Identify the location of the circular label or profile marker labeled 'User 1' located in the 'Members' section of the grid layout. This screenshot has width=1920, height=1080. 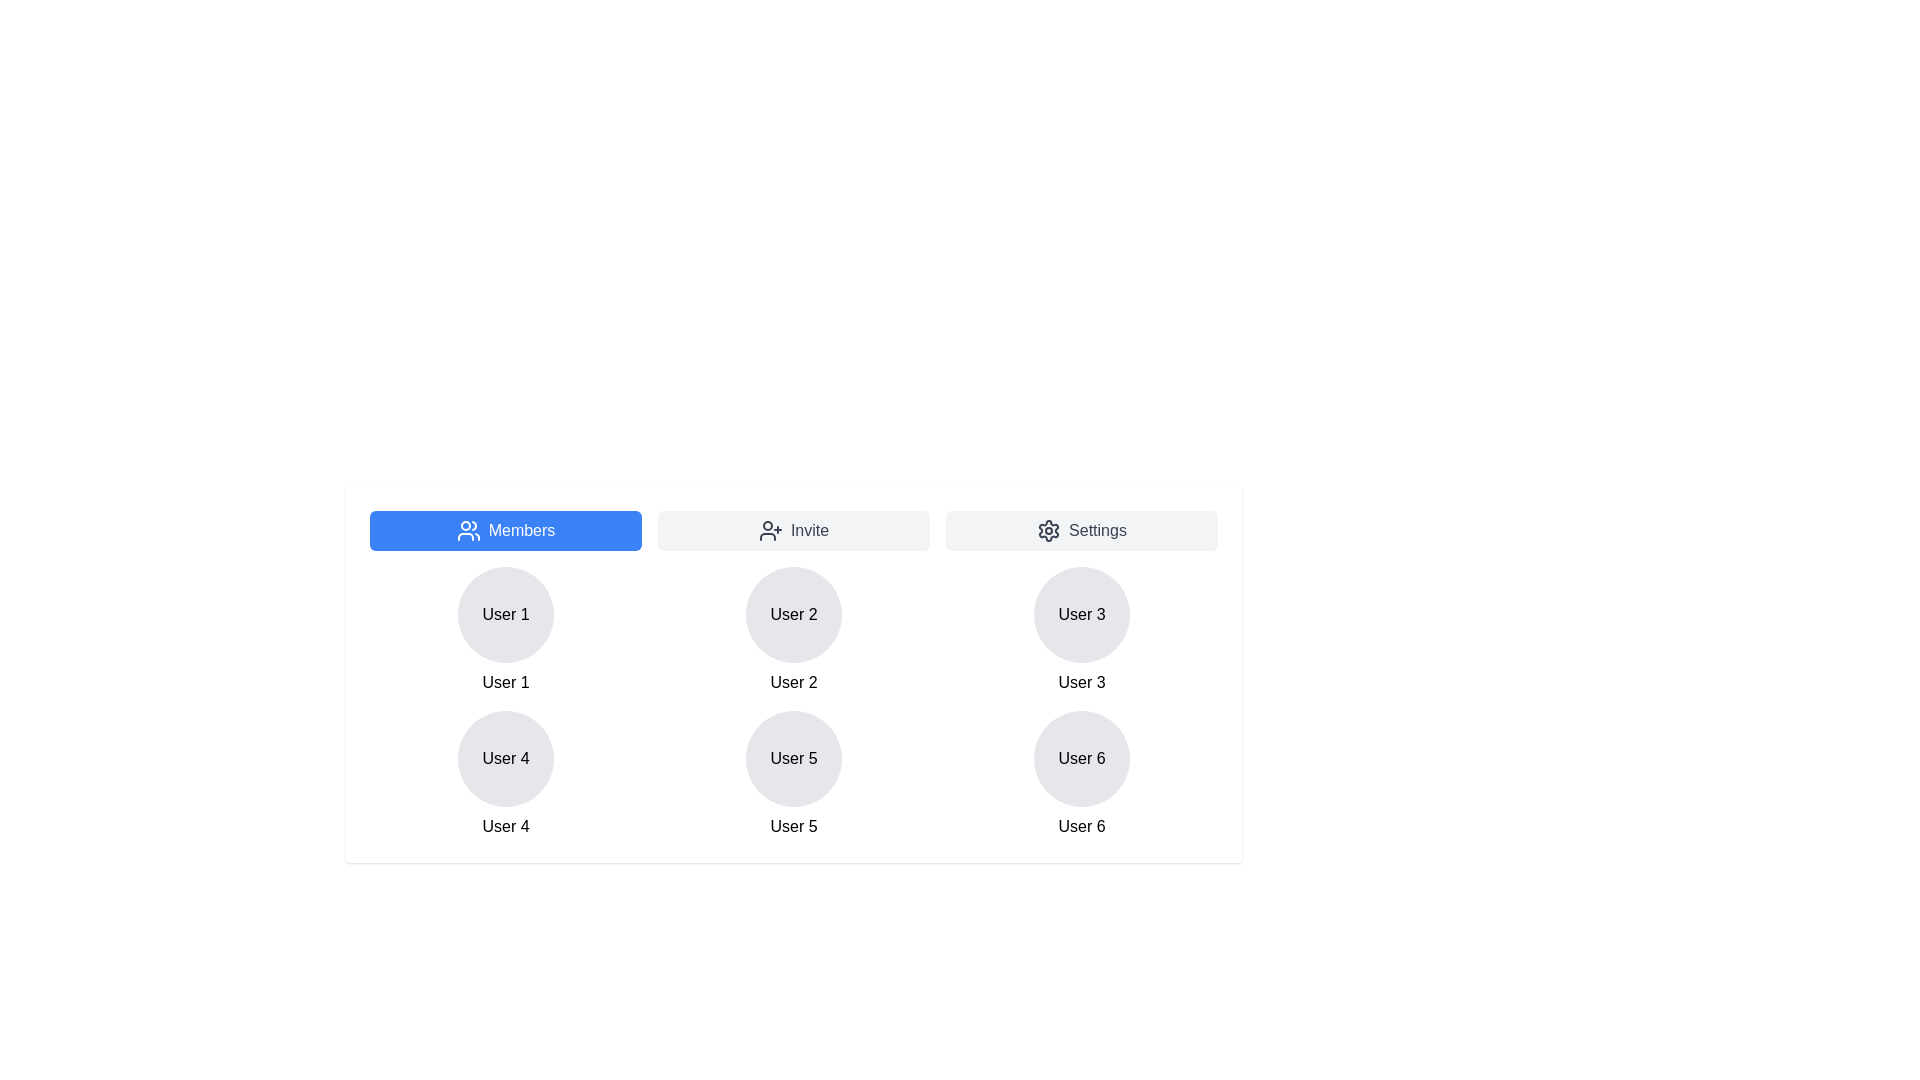
(505, 613).